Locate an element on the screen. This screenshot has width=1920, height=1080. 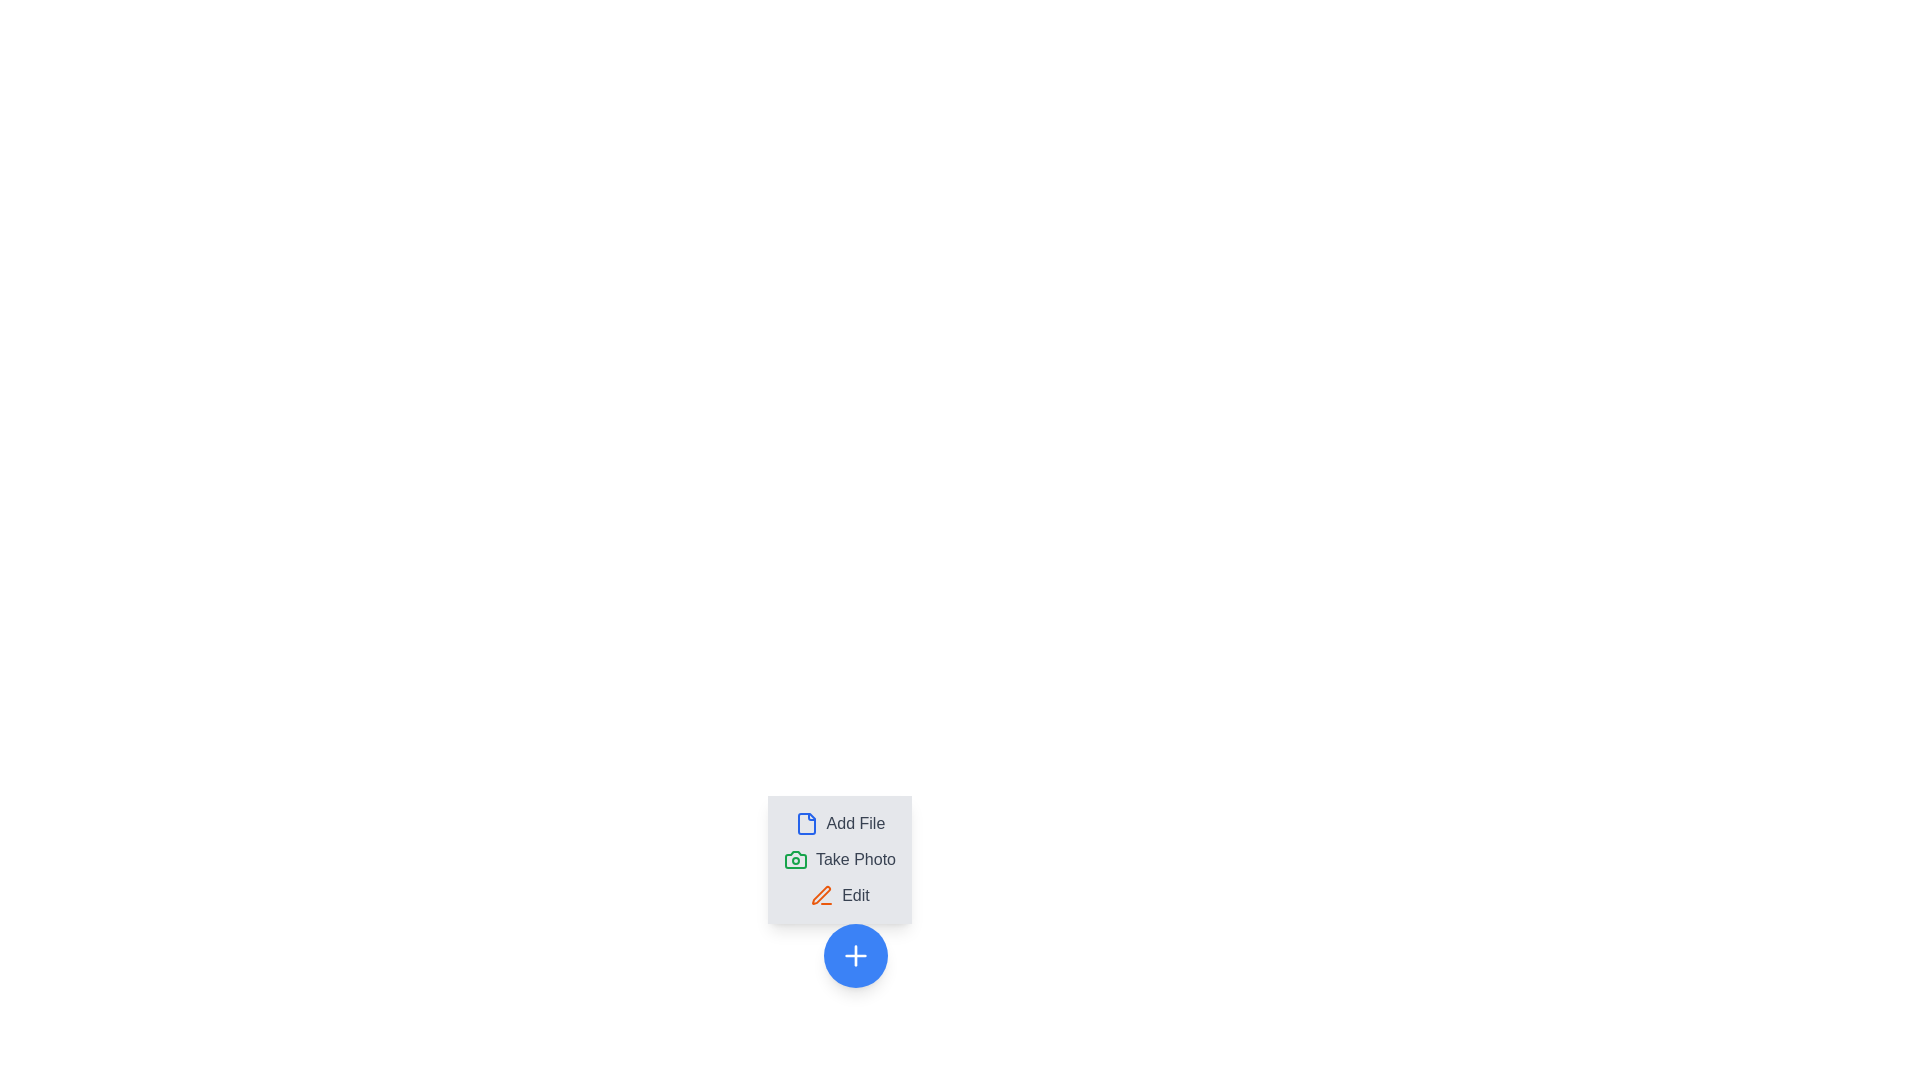
the plus icon inside the circular blue button located at the bottom right corner of the interface is located at coordinates (855, 955).